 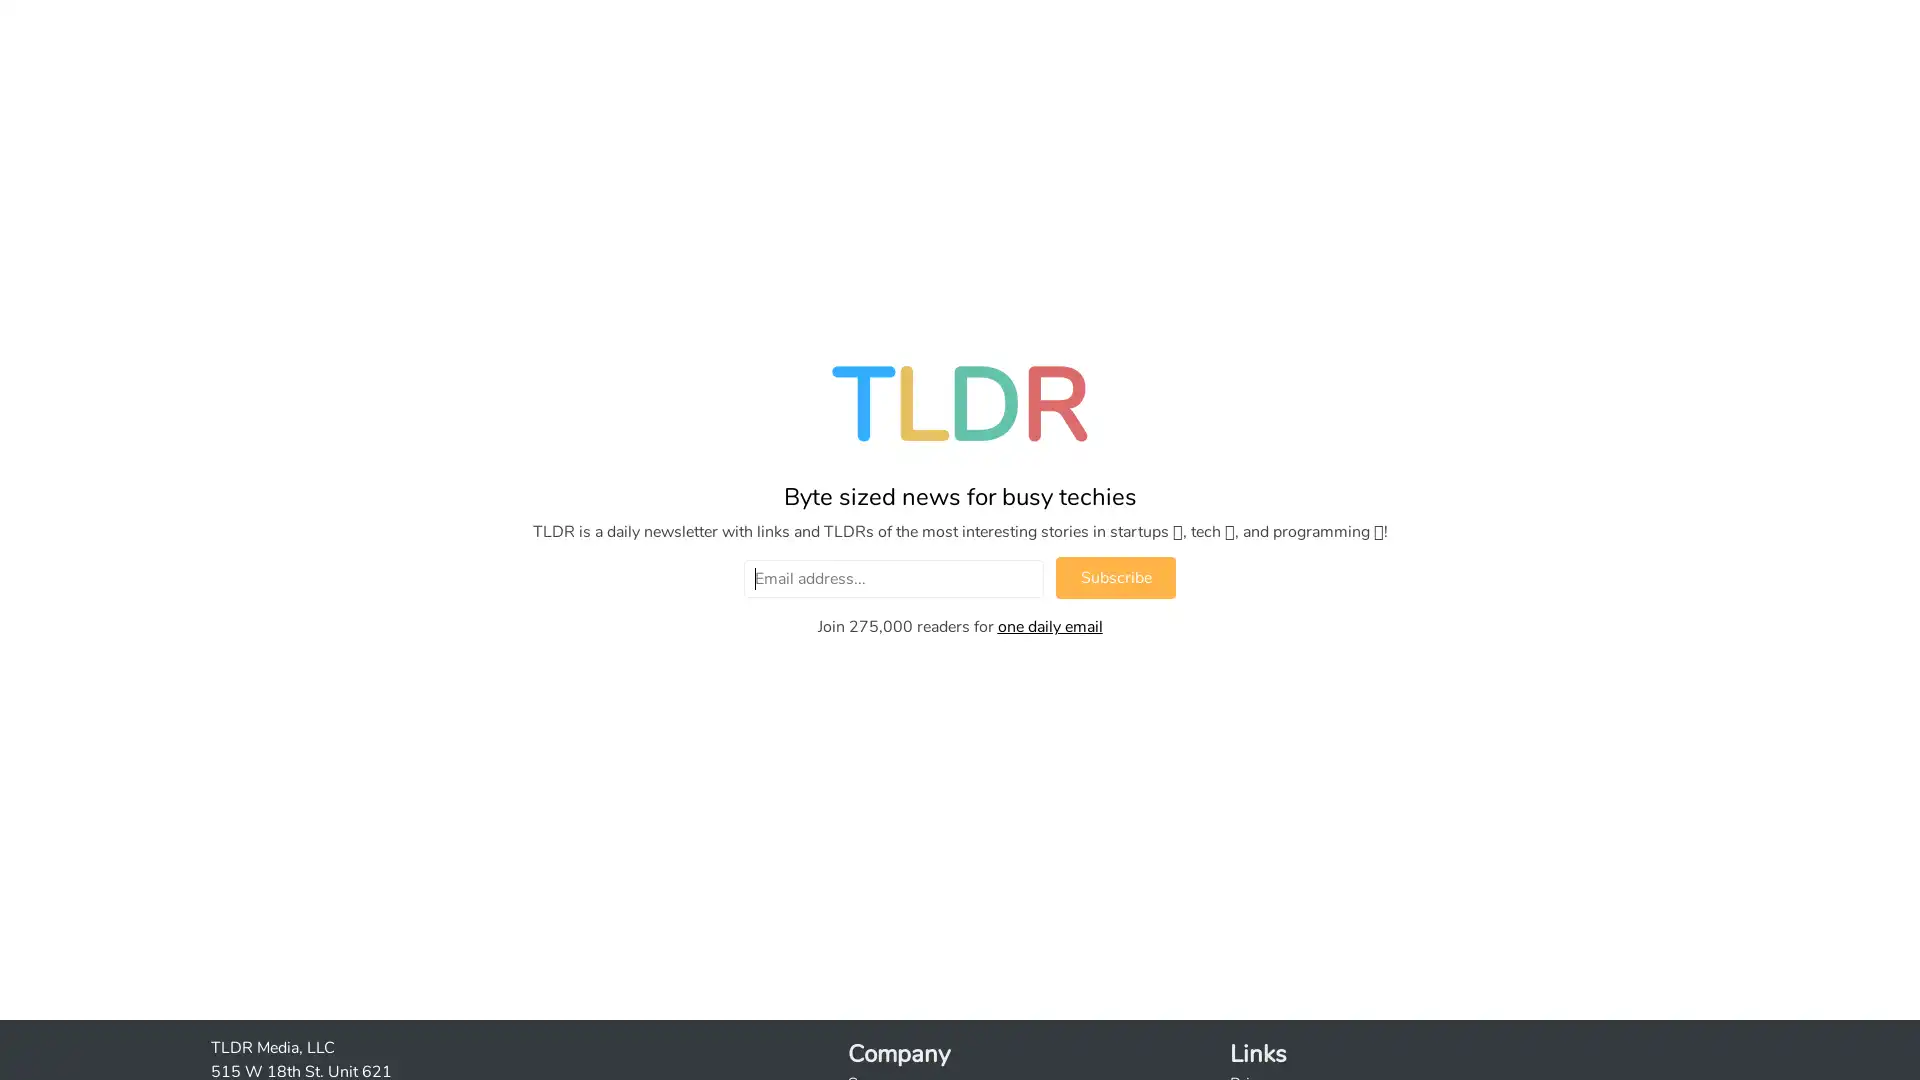 I want to click on Subscribe, so click(x=1115, y=578).